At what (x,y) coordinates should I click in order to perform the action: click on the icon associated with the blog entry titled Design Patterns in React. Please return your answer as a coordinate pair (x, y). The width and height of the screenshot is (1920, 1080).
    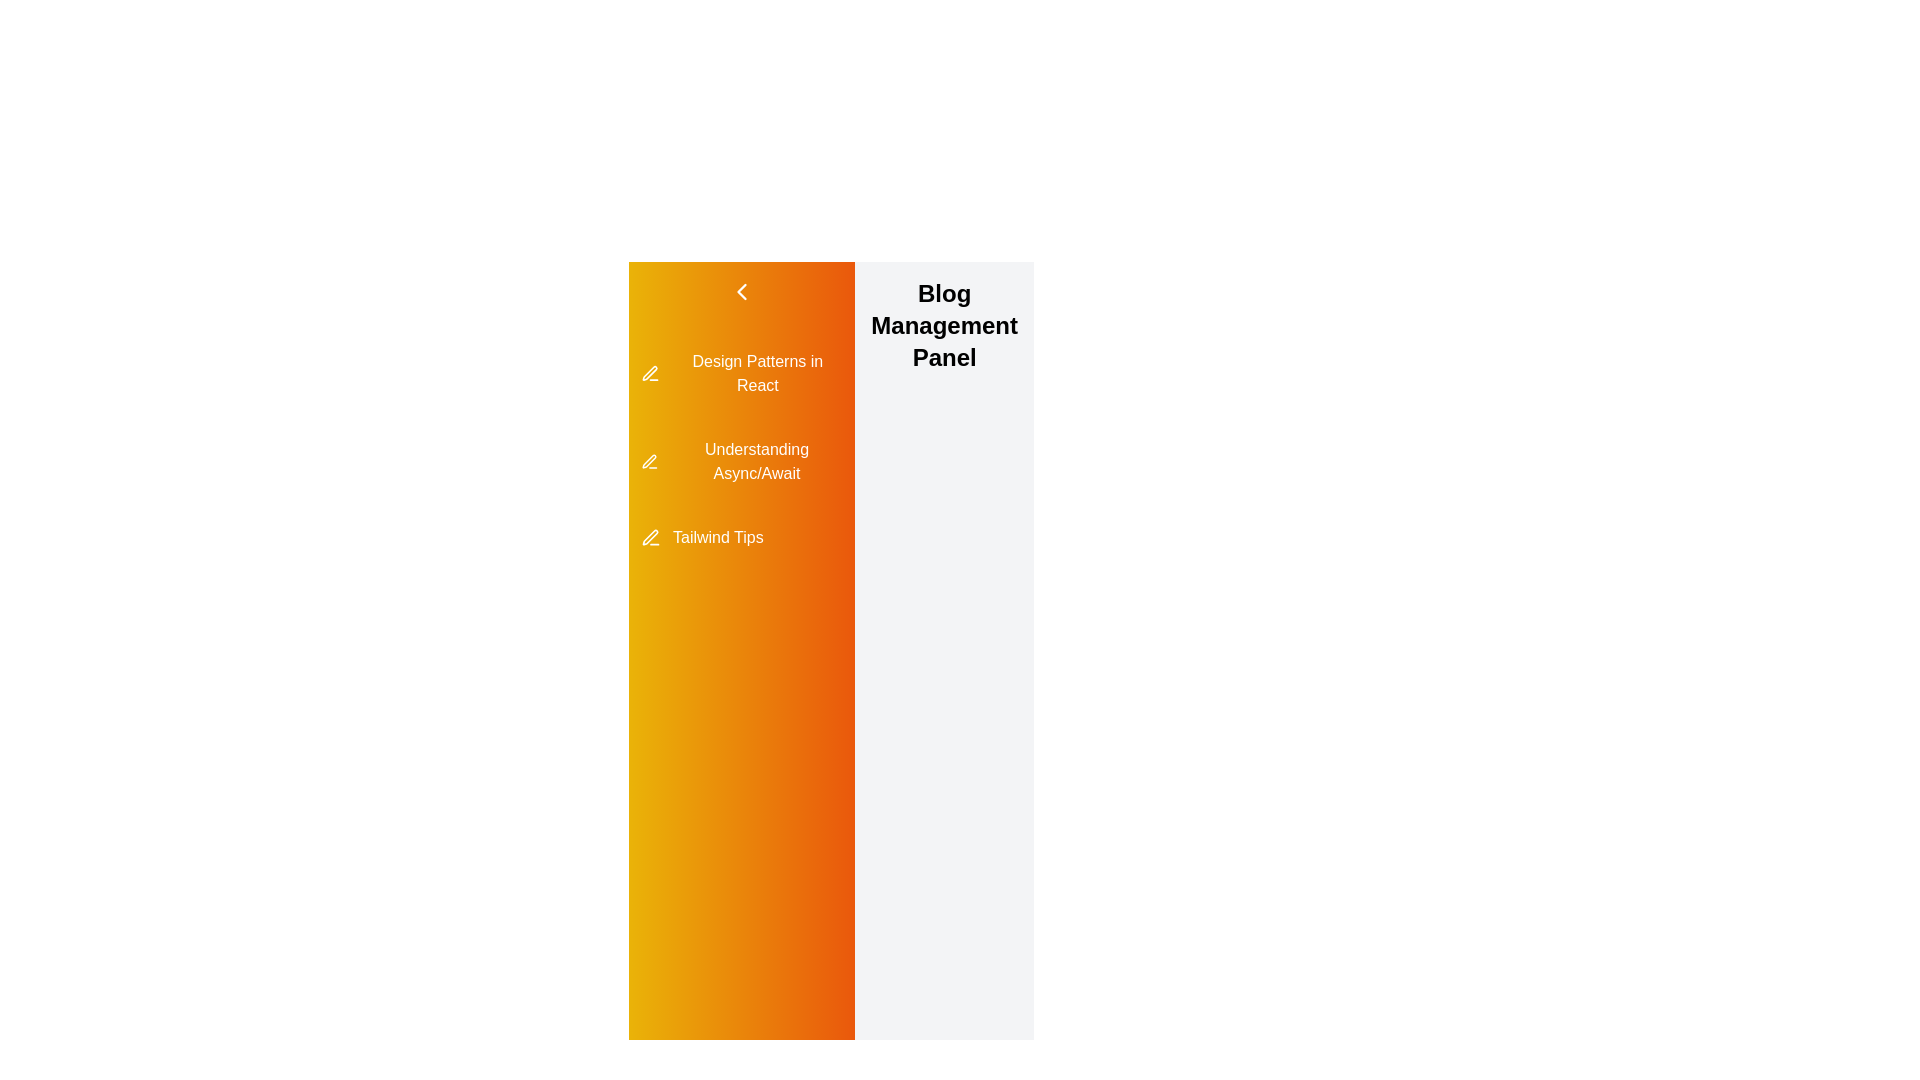
    Looking at the image, I should click on (649, 374).